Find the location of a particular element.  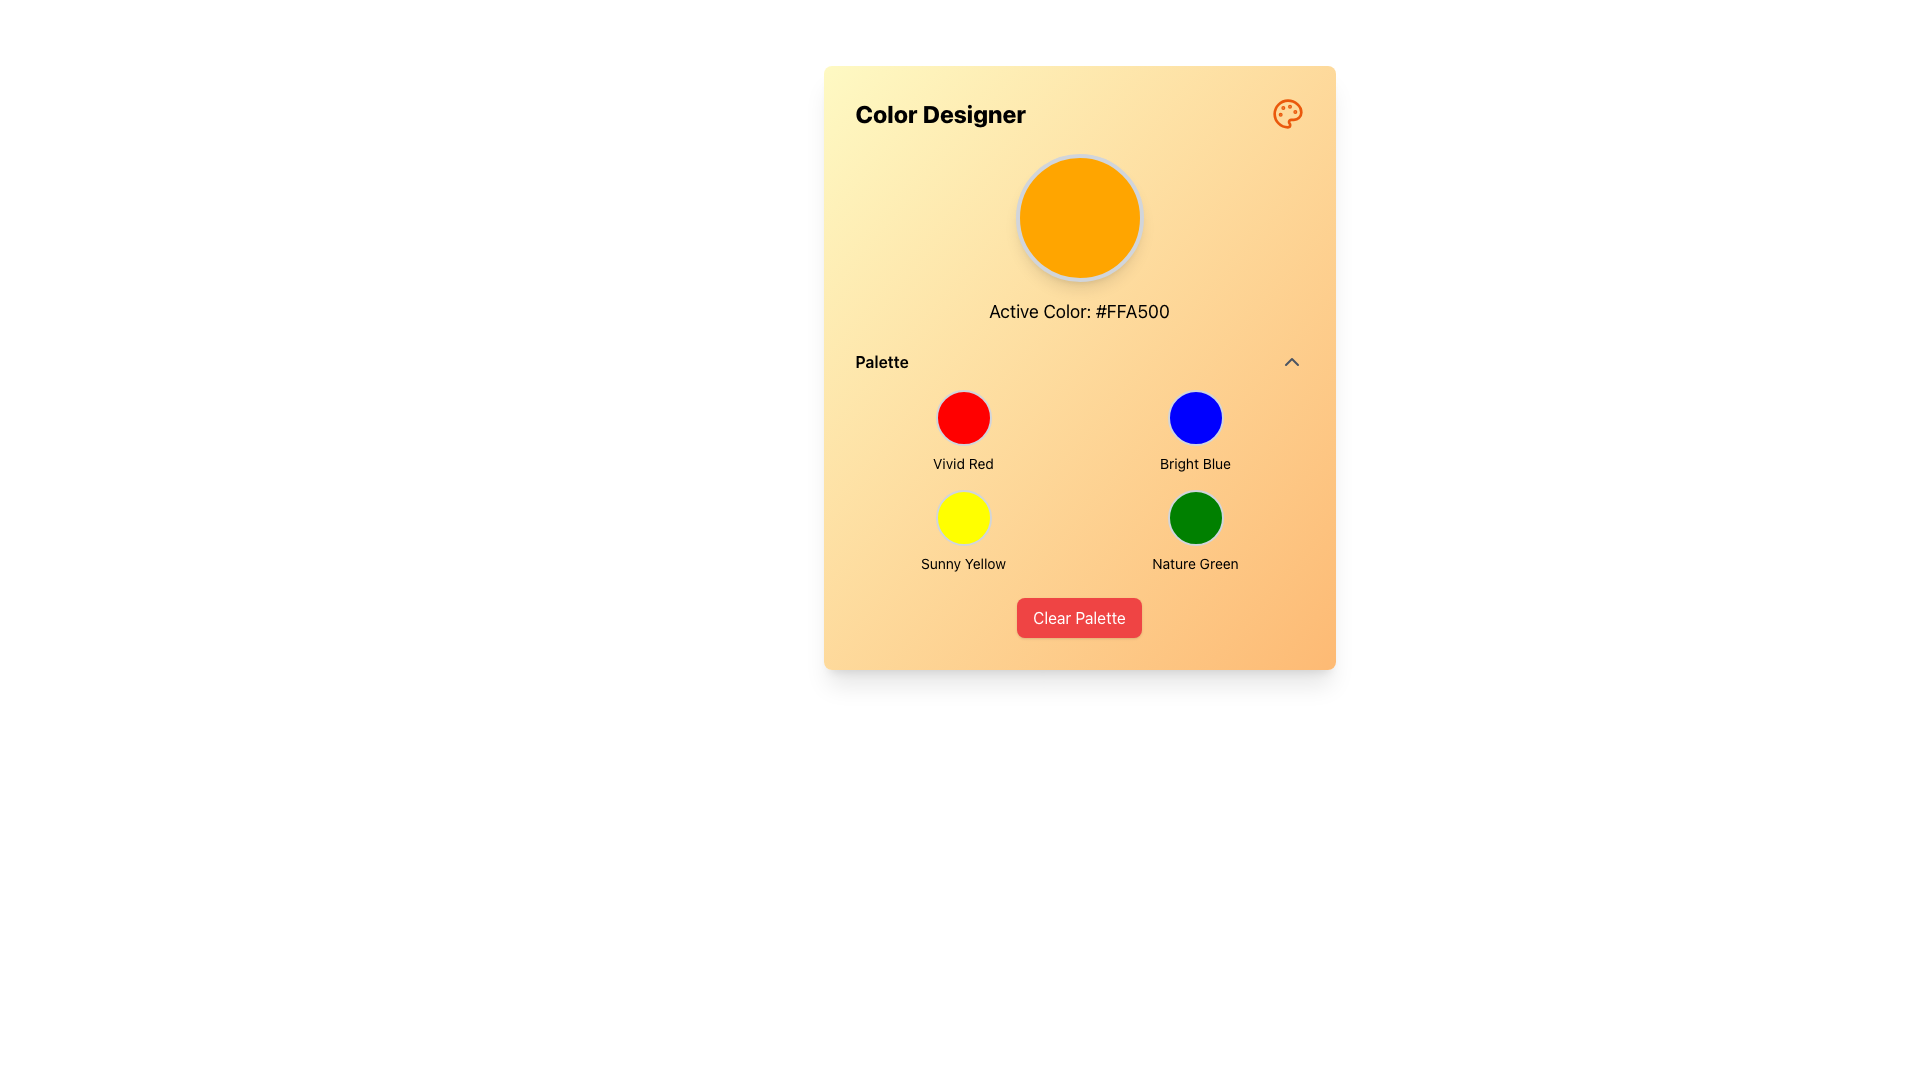

the central and largest graphical vector element of the painter's palette icon located at the upper-right corner of the 'Color Designer' section is located at coordinates (1287, 114).